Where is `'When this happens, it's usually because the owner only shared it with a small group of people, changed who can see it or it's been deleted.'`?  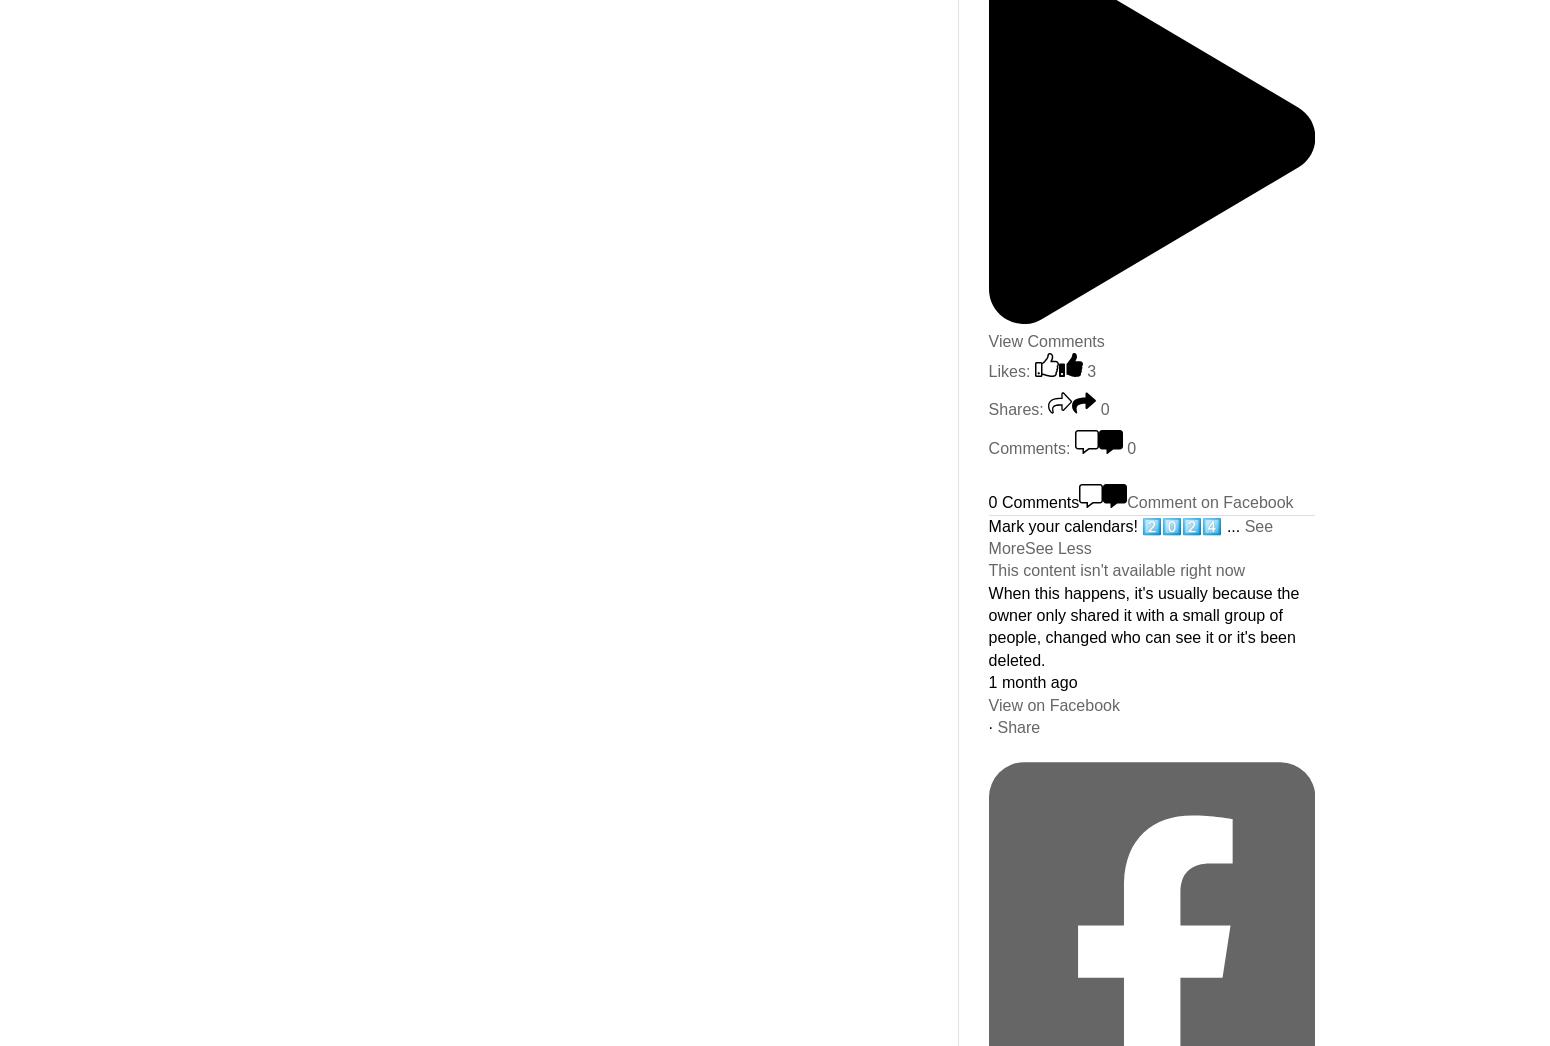 'When this happens, it's usually because the owner only shared it with a small group of people, changed who can see it or it's been deleted.' is located at coordinates (1142, 626).